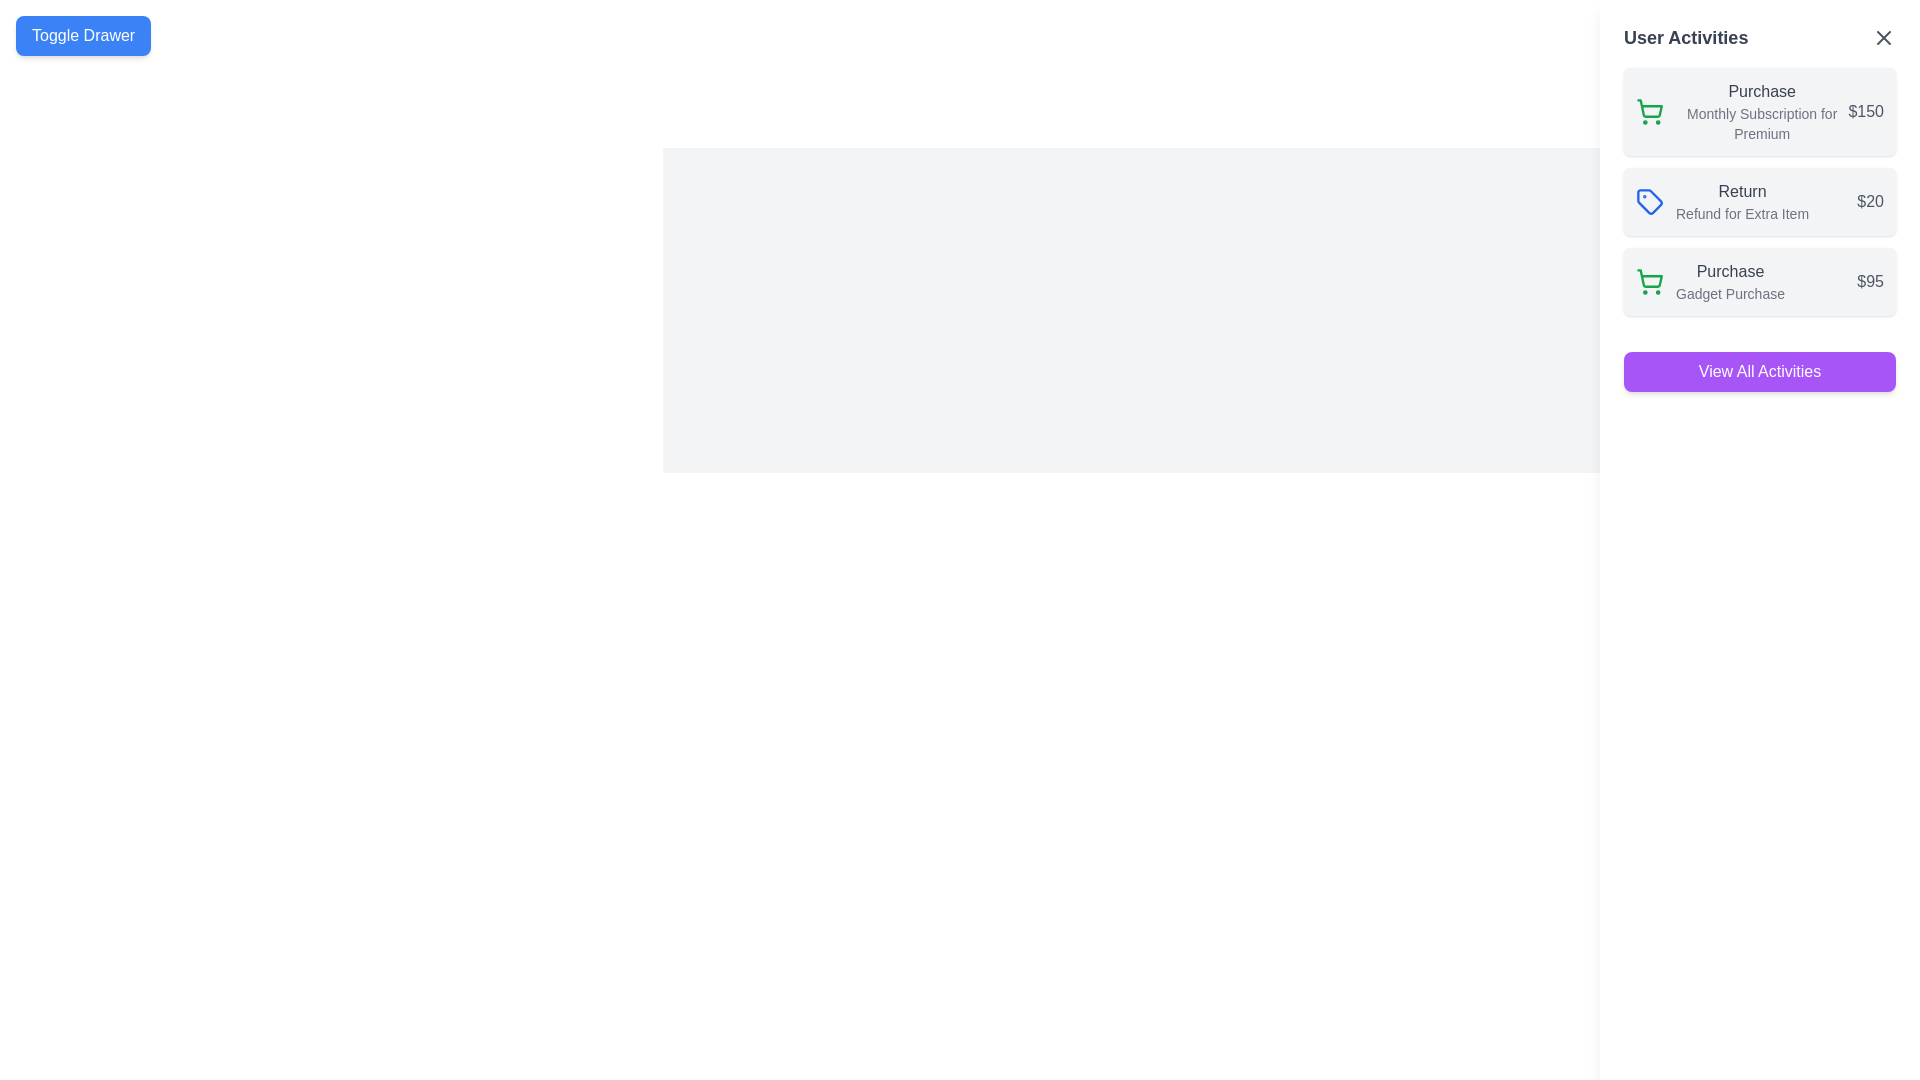  I want to click on shopping cart icon, which is green and located in the 'User Activities' panel within the first activity block titled 'Purchase', so click(1650, 278).